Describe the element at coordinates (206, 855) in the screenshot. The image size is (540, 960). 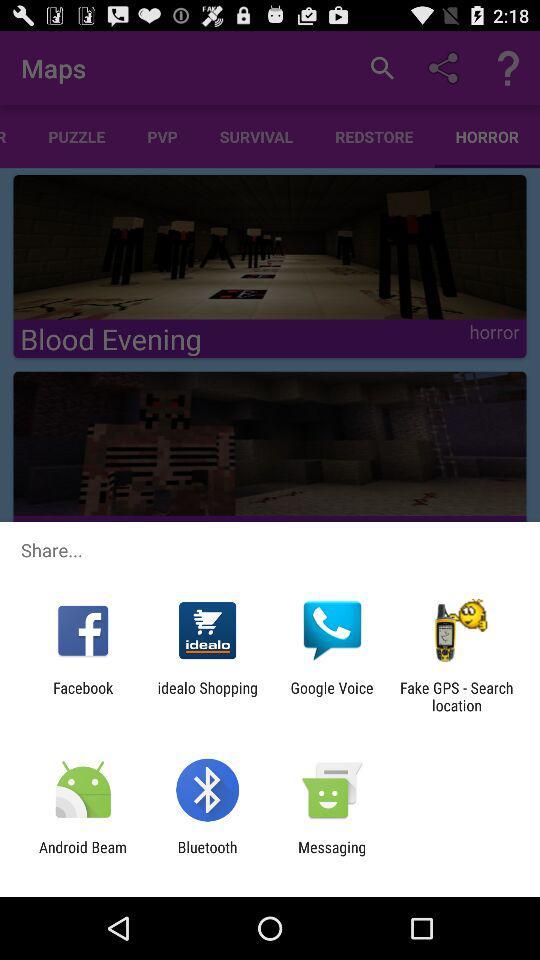
I see `app to the right of android beam icon` at that location.